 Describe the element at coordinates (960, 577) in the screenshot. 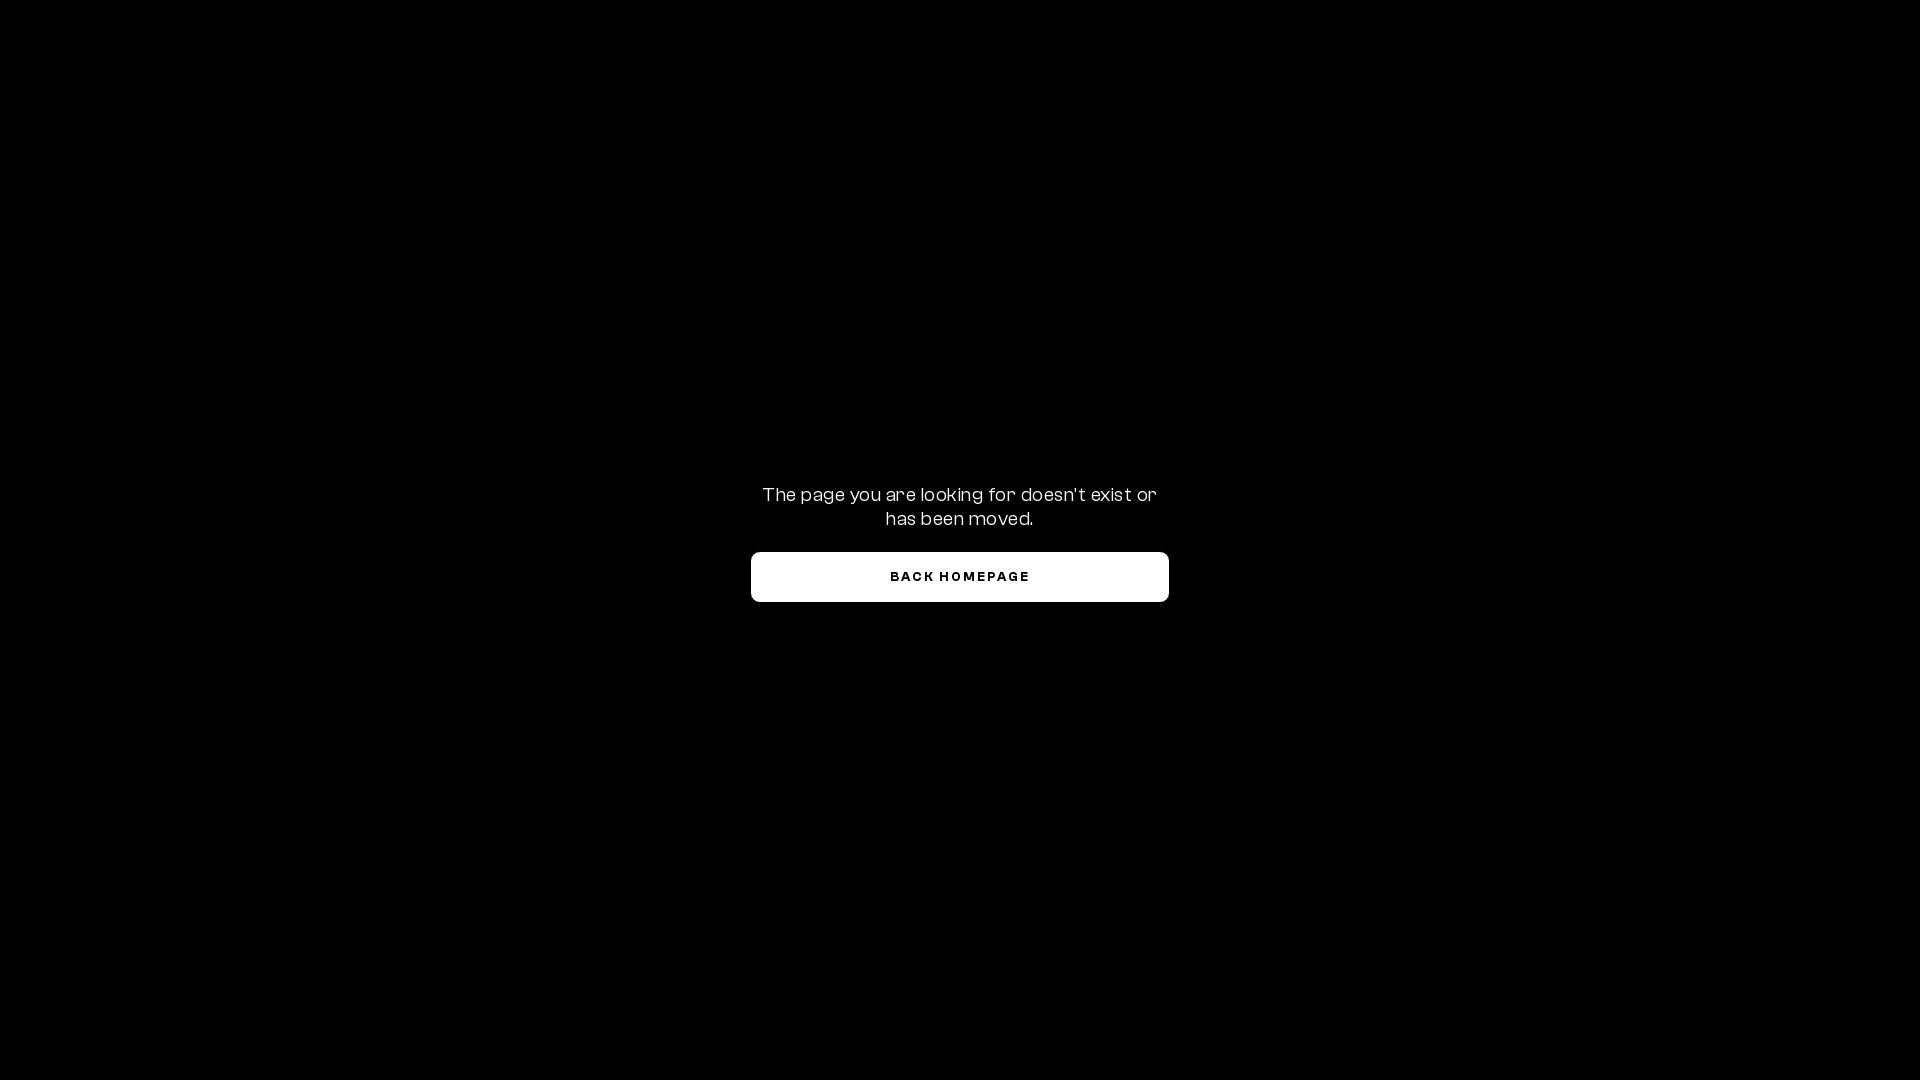

I see `'BACK HOMEPAGE'` at that location.